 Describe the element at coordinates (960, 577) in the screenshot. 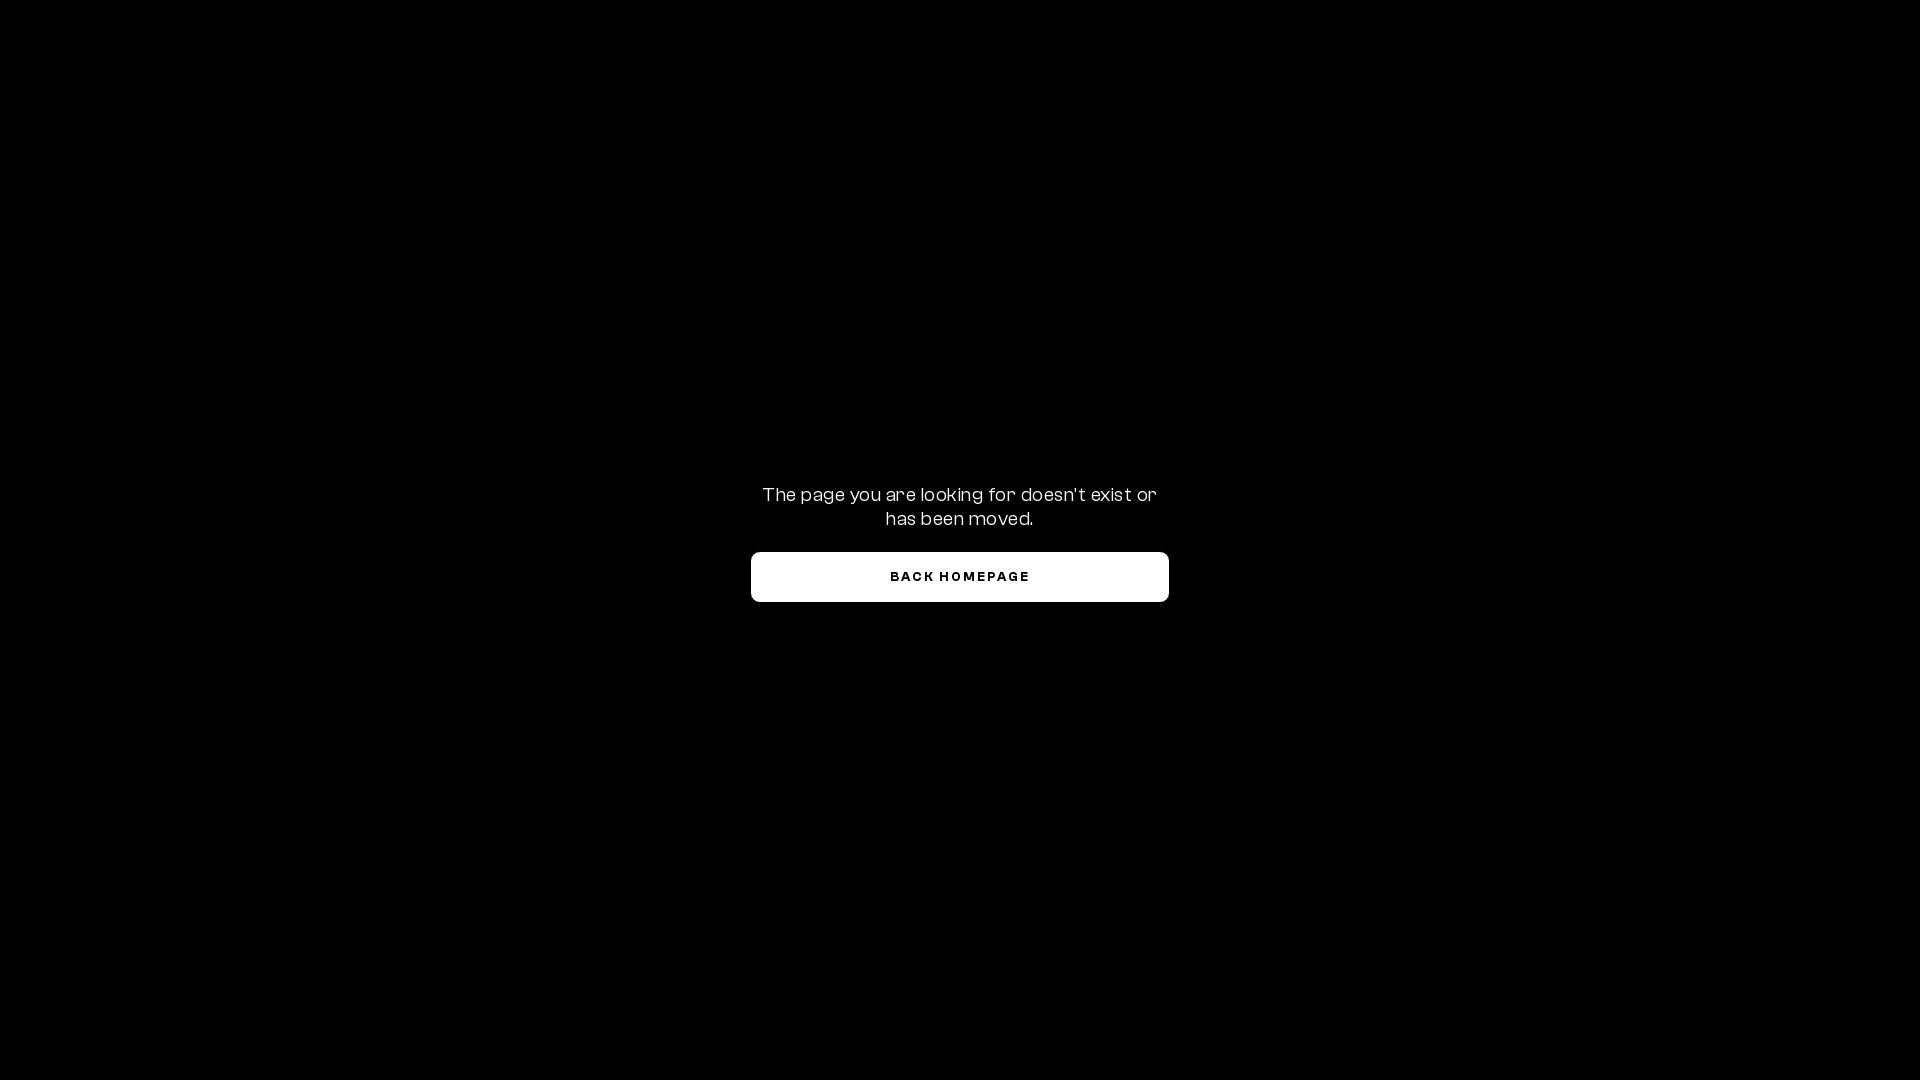

I see `'BACK HOMEPAGE'` at that location.